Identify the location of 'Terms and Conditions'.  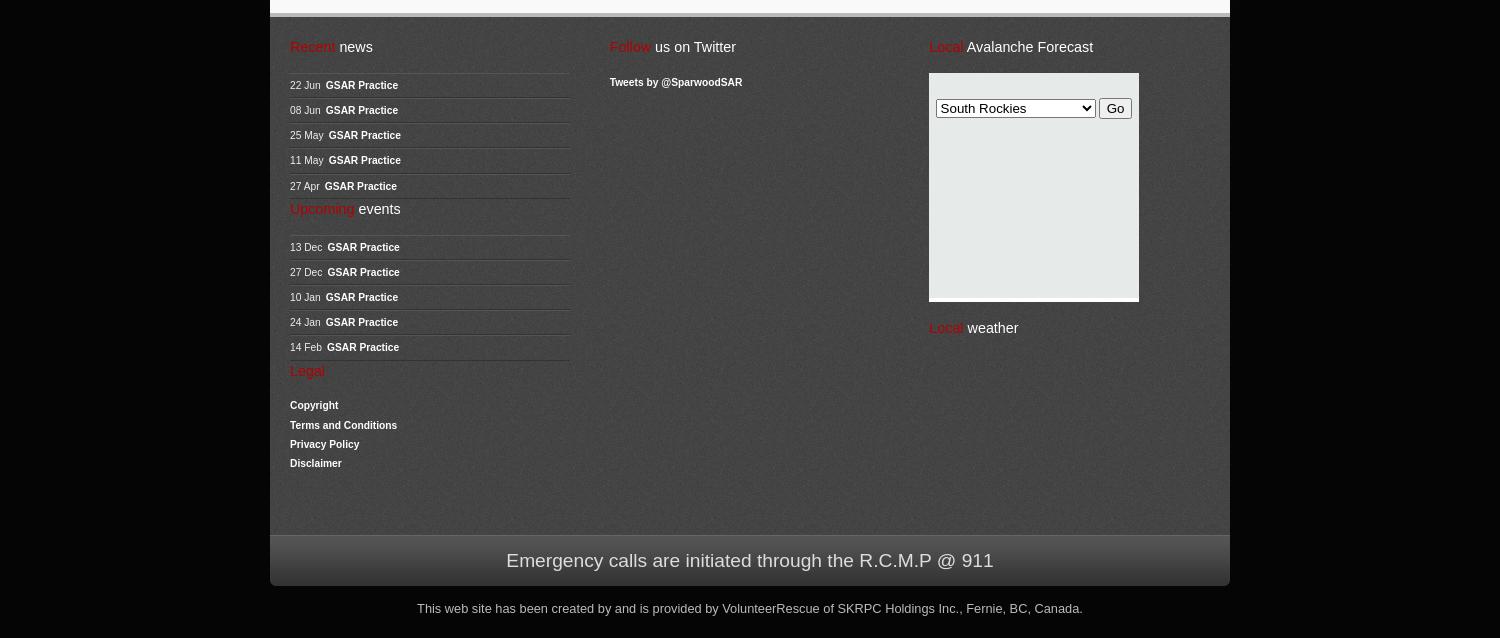
(342, 423).